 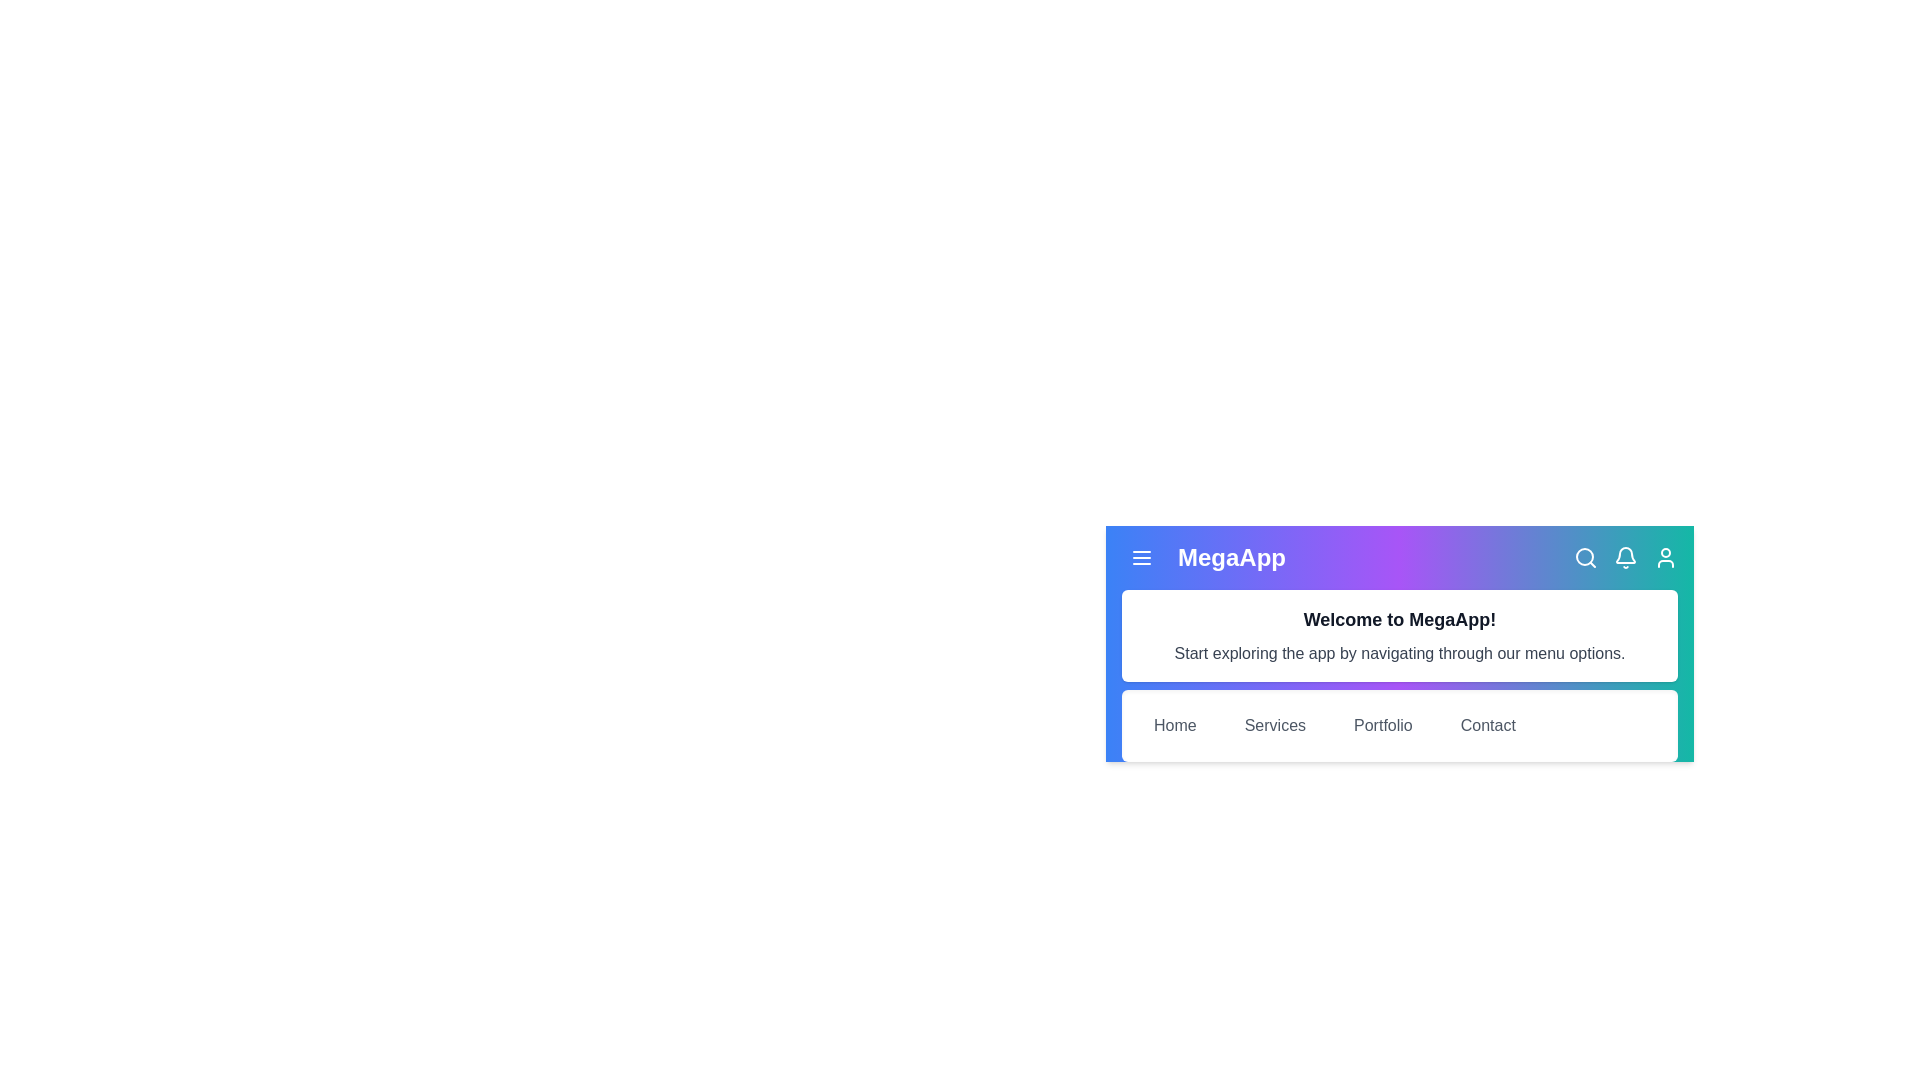 I want to click on the search icon to initiate a search, so click(x=1584, y=558).